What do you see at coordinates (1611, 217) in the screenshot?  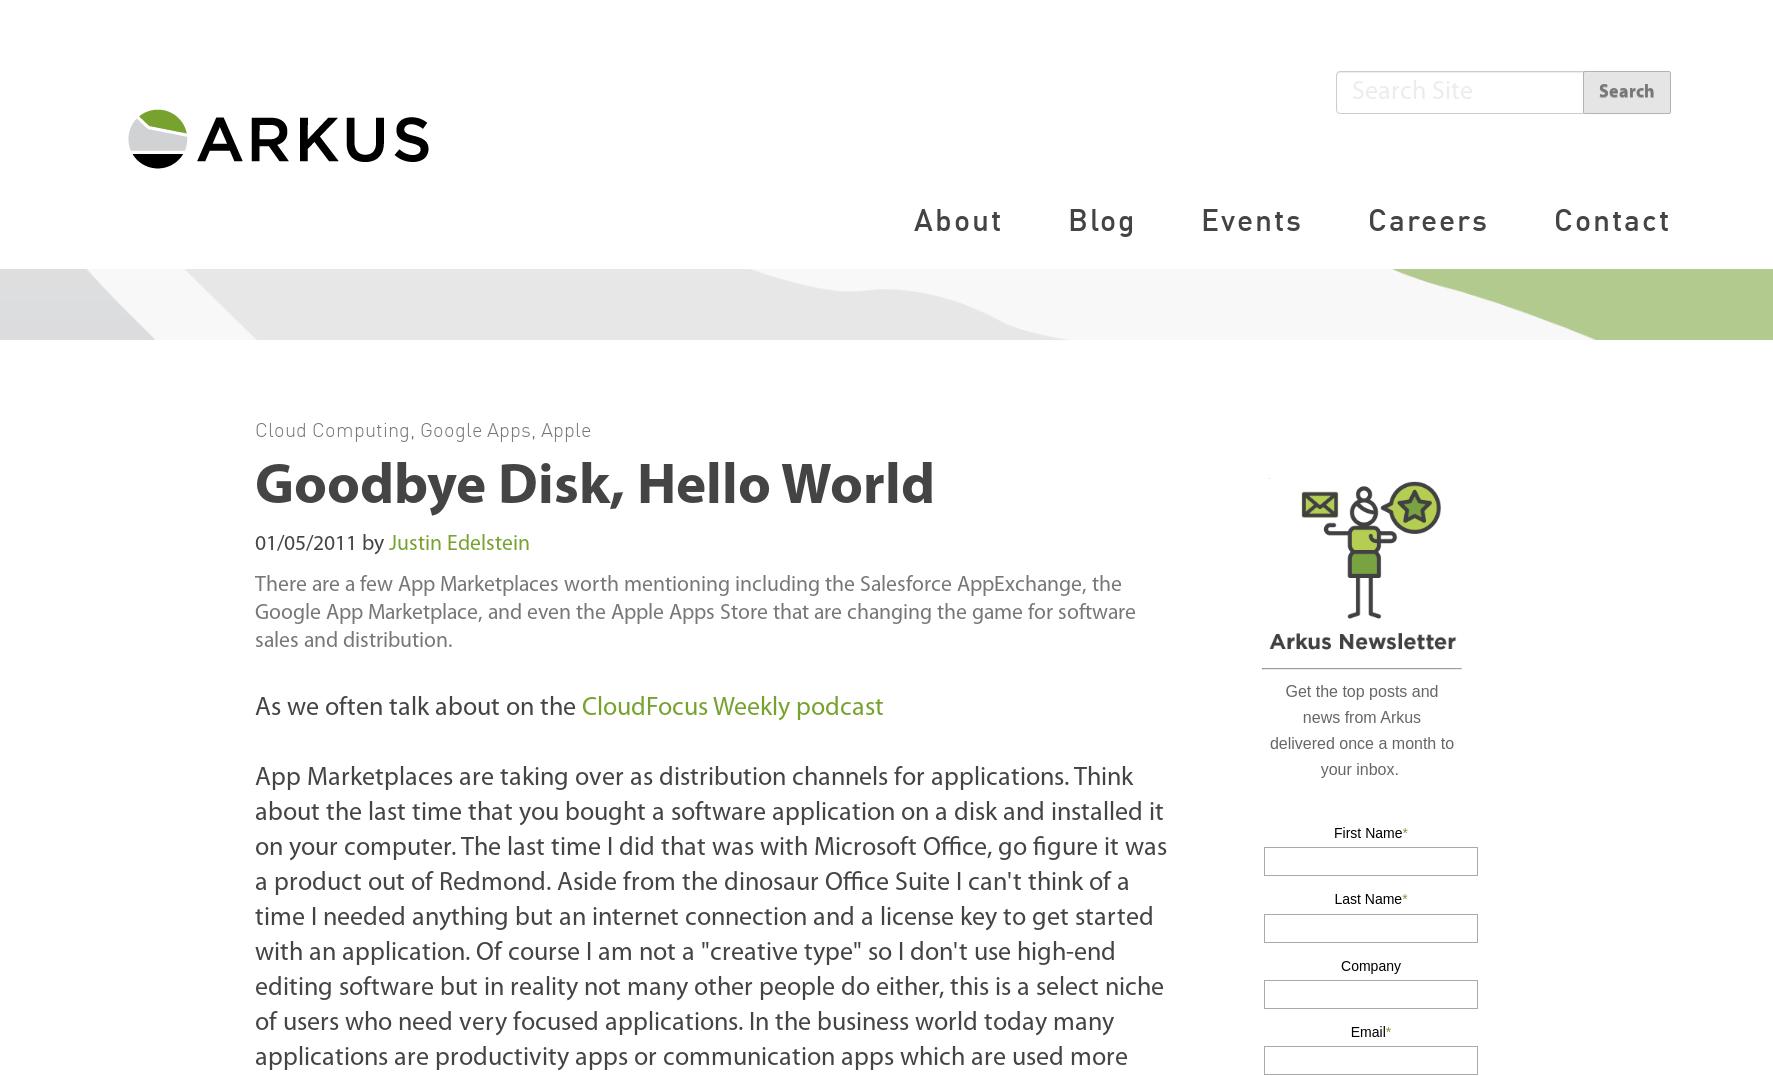 I see `'Contact'` at bounding box center [1611, 217].